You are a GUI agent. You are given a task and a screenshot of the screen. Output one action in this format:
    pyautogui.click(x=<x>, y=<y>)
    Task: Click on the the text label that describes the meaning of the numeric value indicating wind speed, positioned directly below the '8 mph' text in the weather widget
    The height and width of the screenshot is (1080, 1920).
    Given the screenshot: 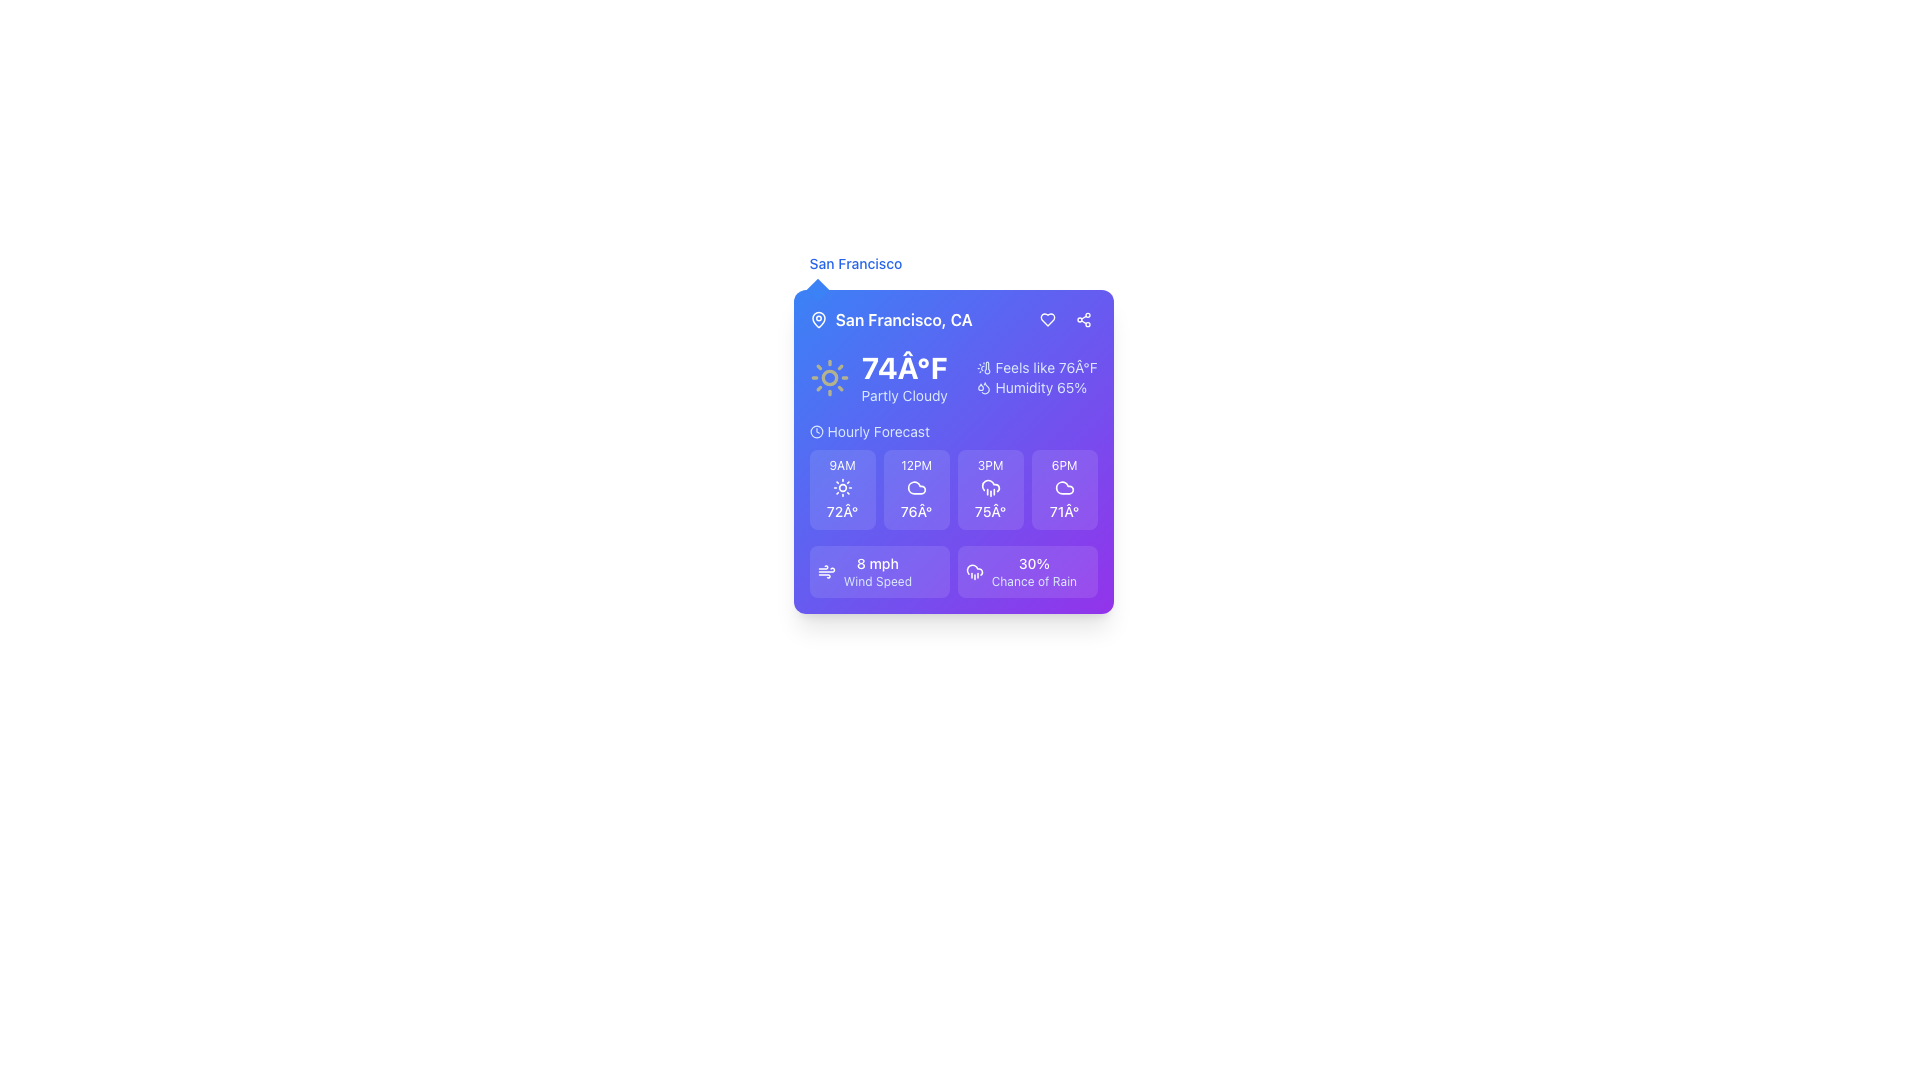 What is the action you would take?
    pyautogui.click(x=877, y=582)
    